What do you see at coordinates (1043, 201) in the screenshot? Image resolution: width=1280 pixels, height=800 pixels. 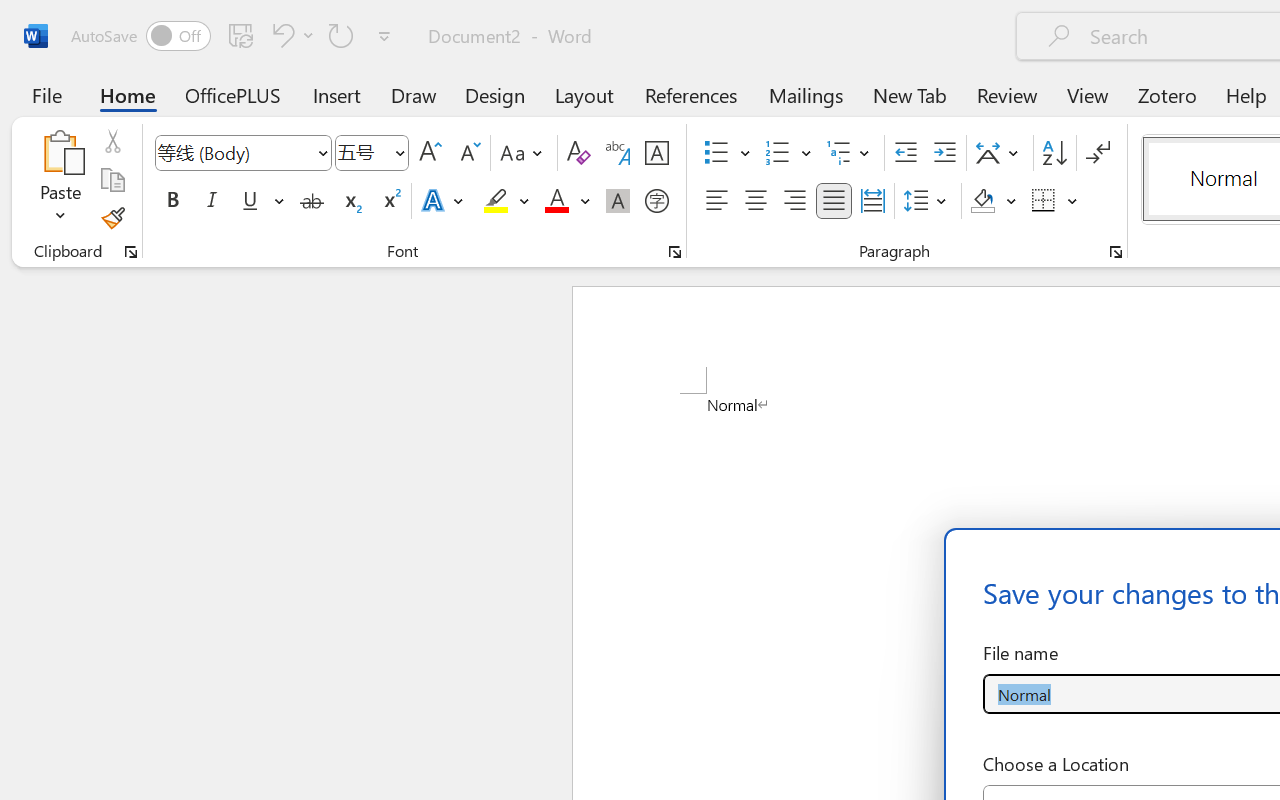 I see `'Borders'` at bounding box center [1043, 201].